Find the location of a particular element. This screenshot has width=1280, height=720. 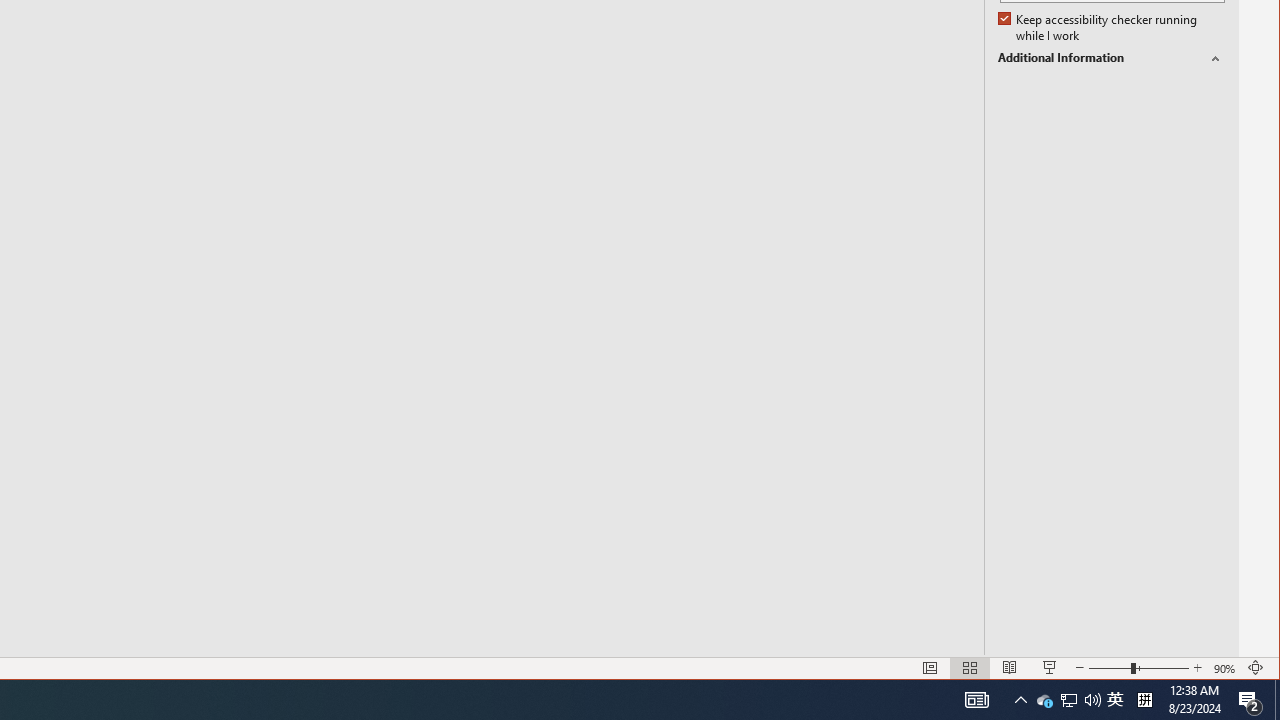

'Tray Input Indicator - Chinese (Simplified, China)' is located at coordinates (1144, 698).